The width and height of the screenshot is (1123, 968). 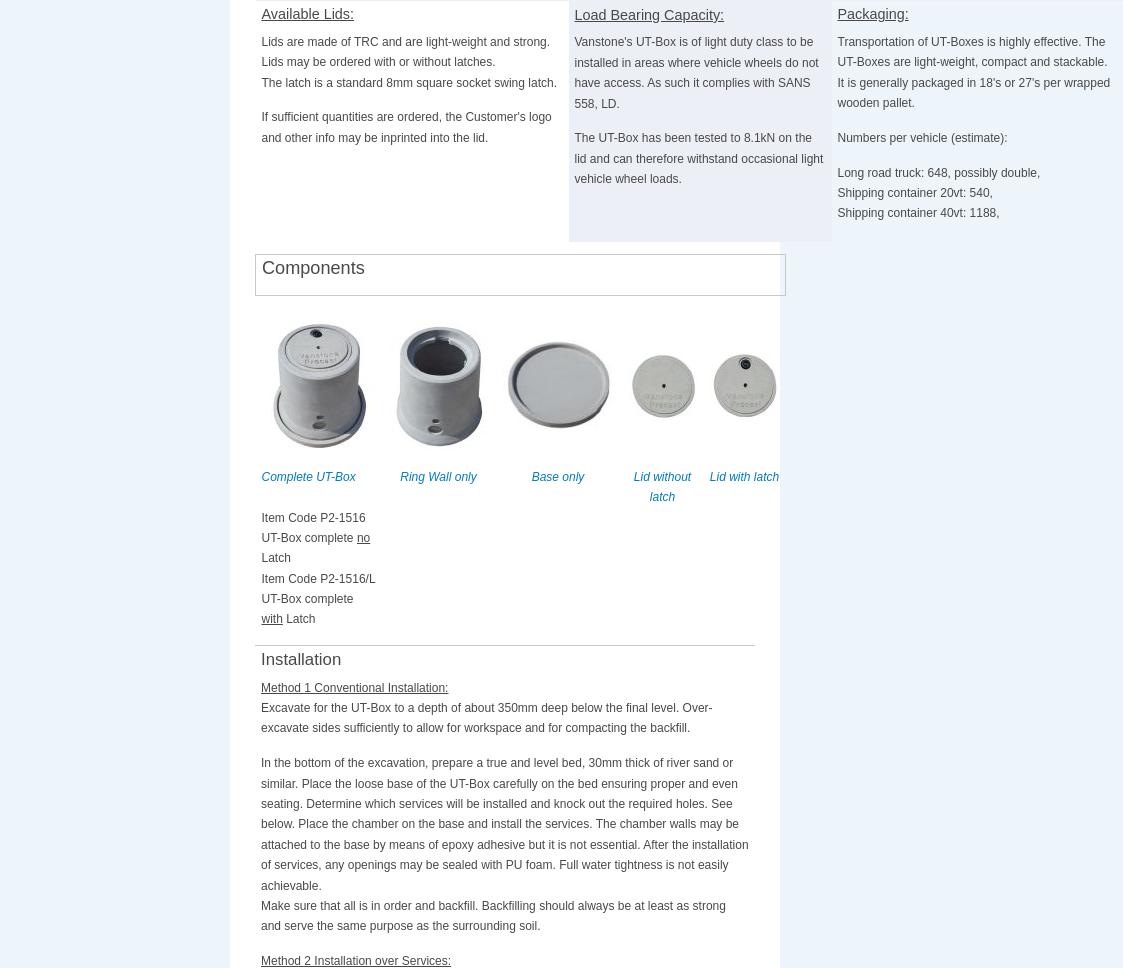 I want to click on 'The latch is a standard 8mm square socket swing latch.', so click(x=407, y=81).